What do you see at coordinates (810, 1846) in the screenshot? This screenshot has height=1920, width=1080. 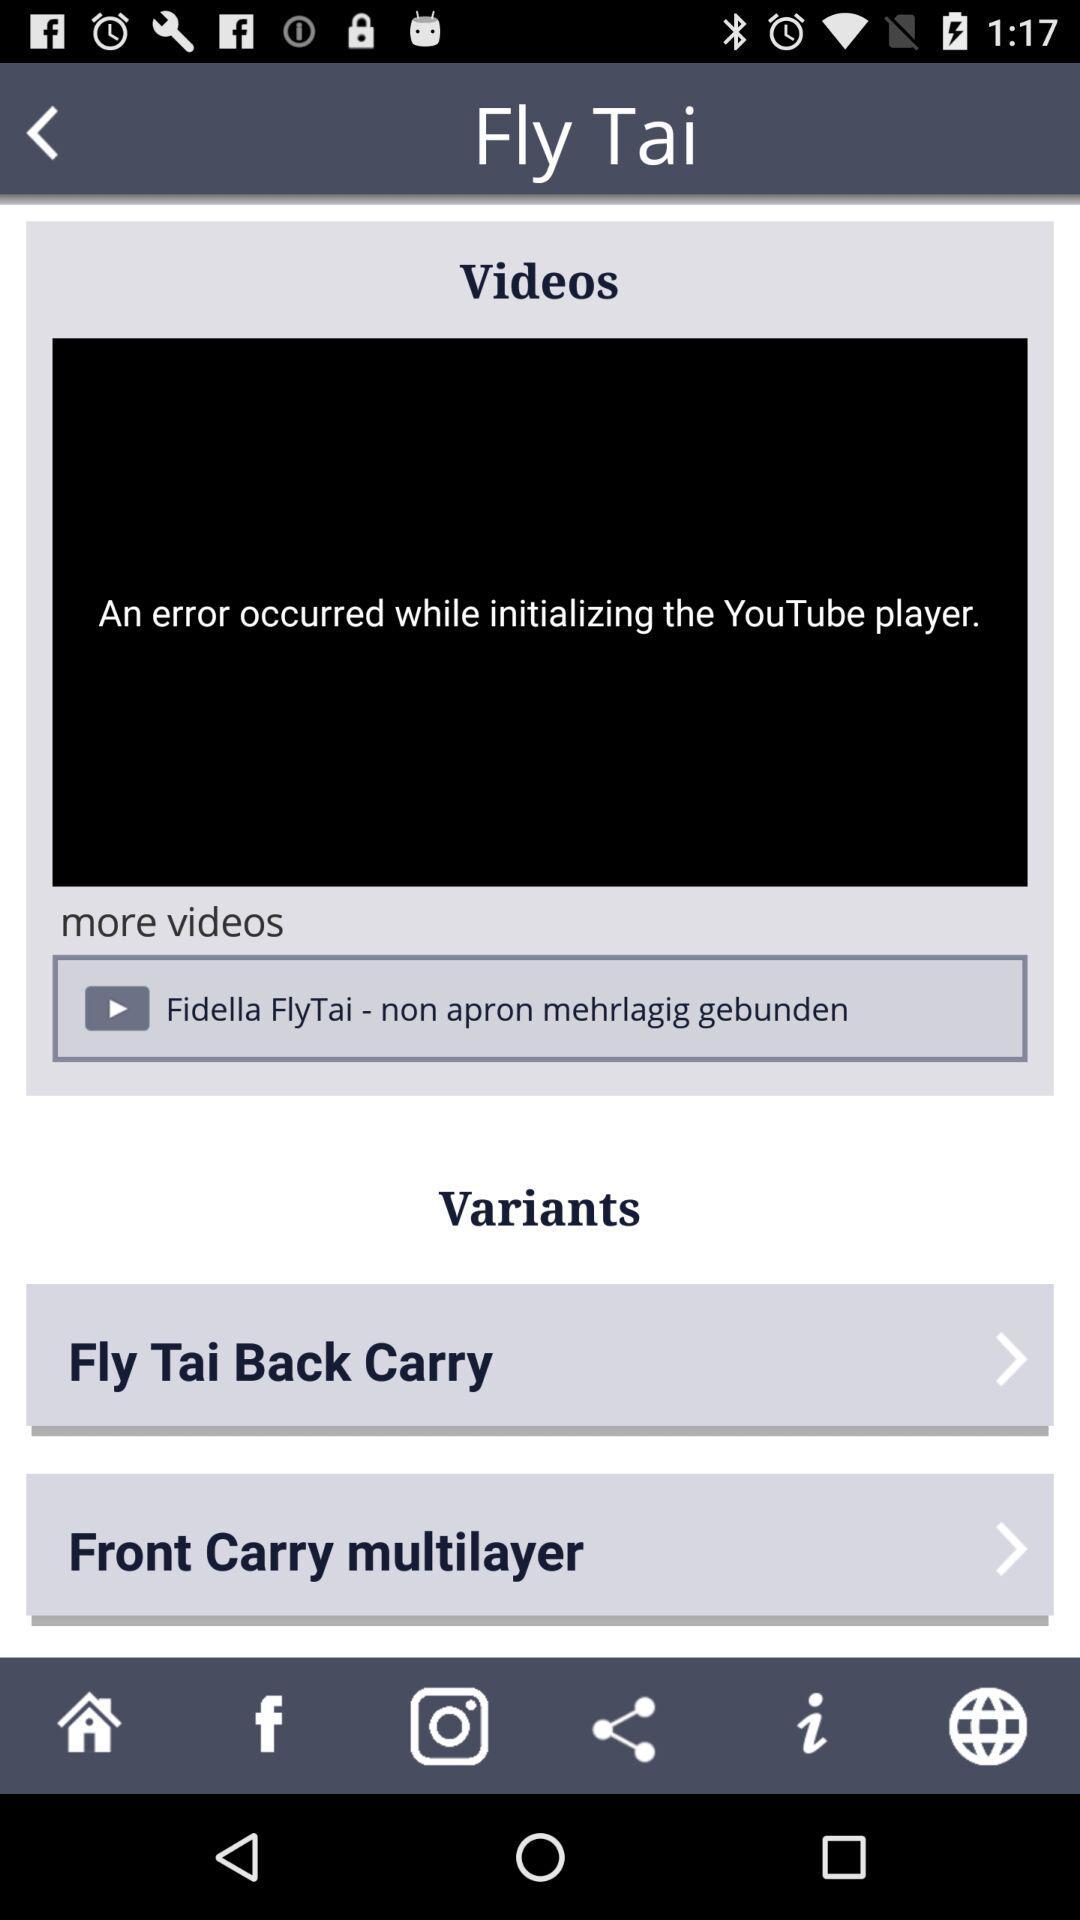 I see `the info icon` at bounding box center [810, 1846].